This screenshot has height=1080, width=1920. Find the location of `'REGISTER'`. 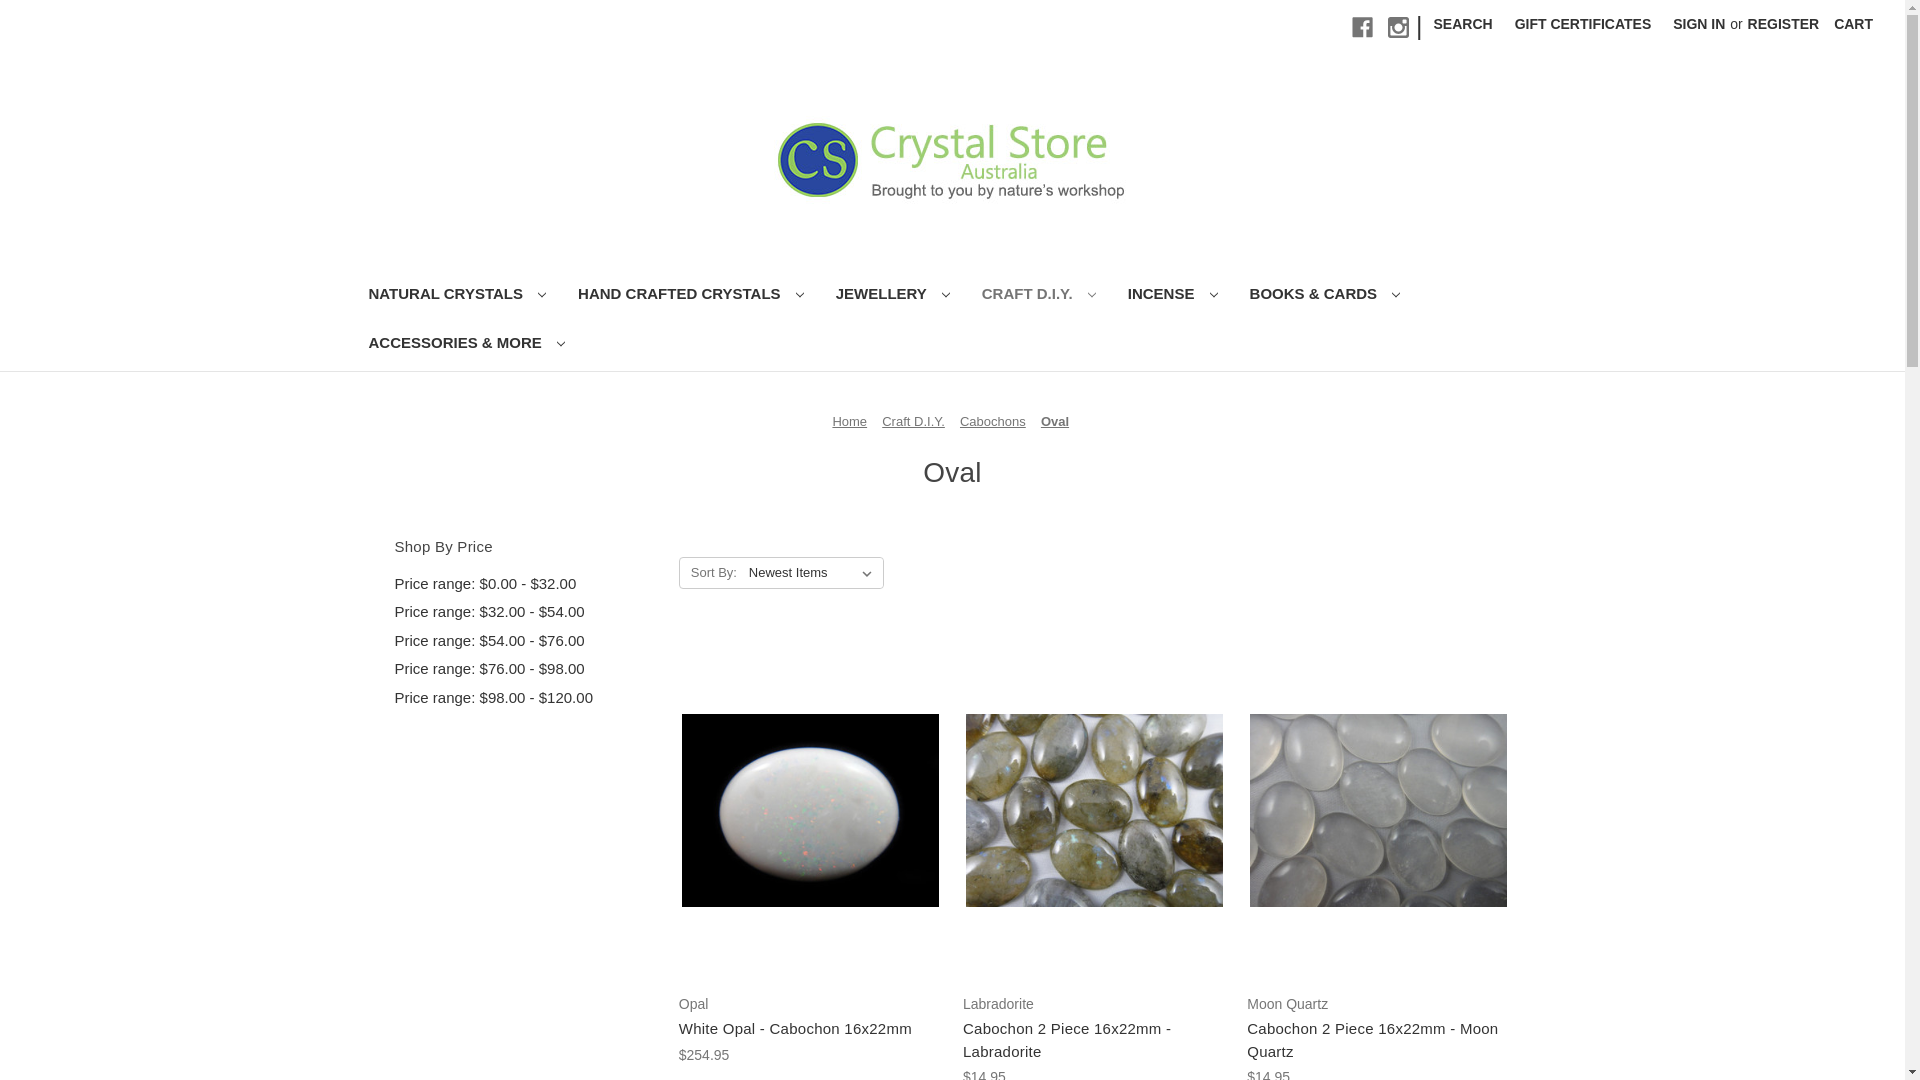

'REGISTER' is located at coordinates (1784, 24).